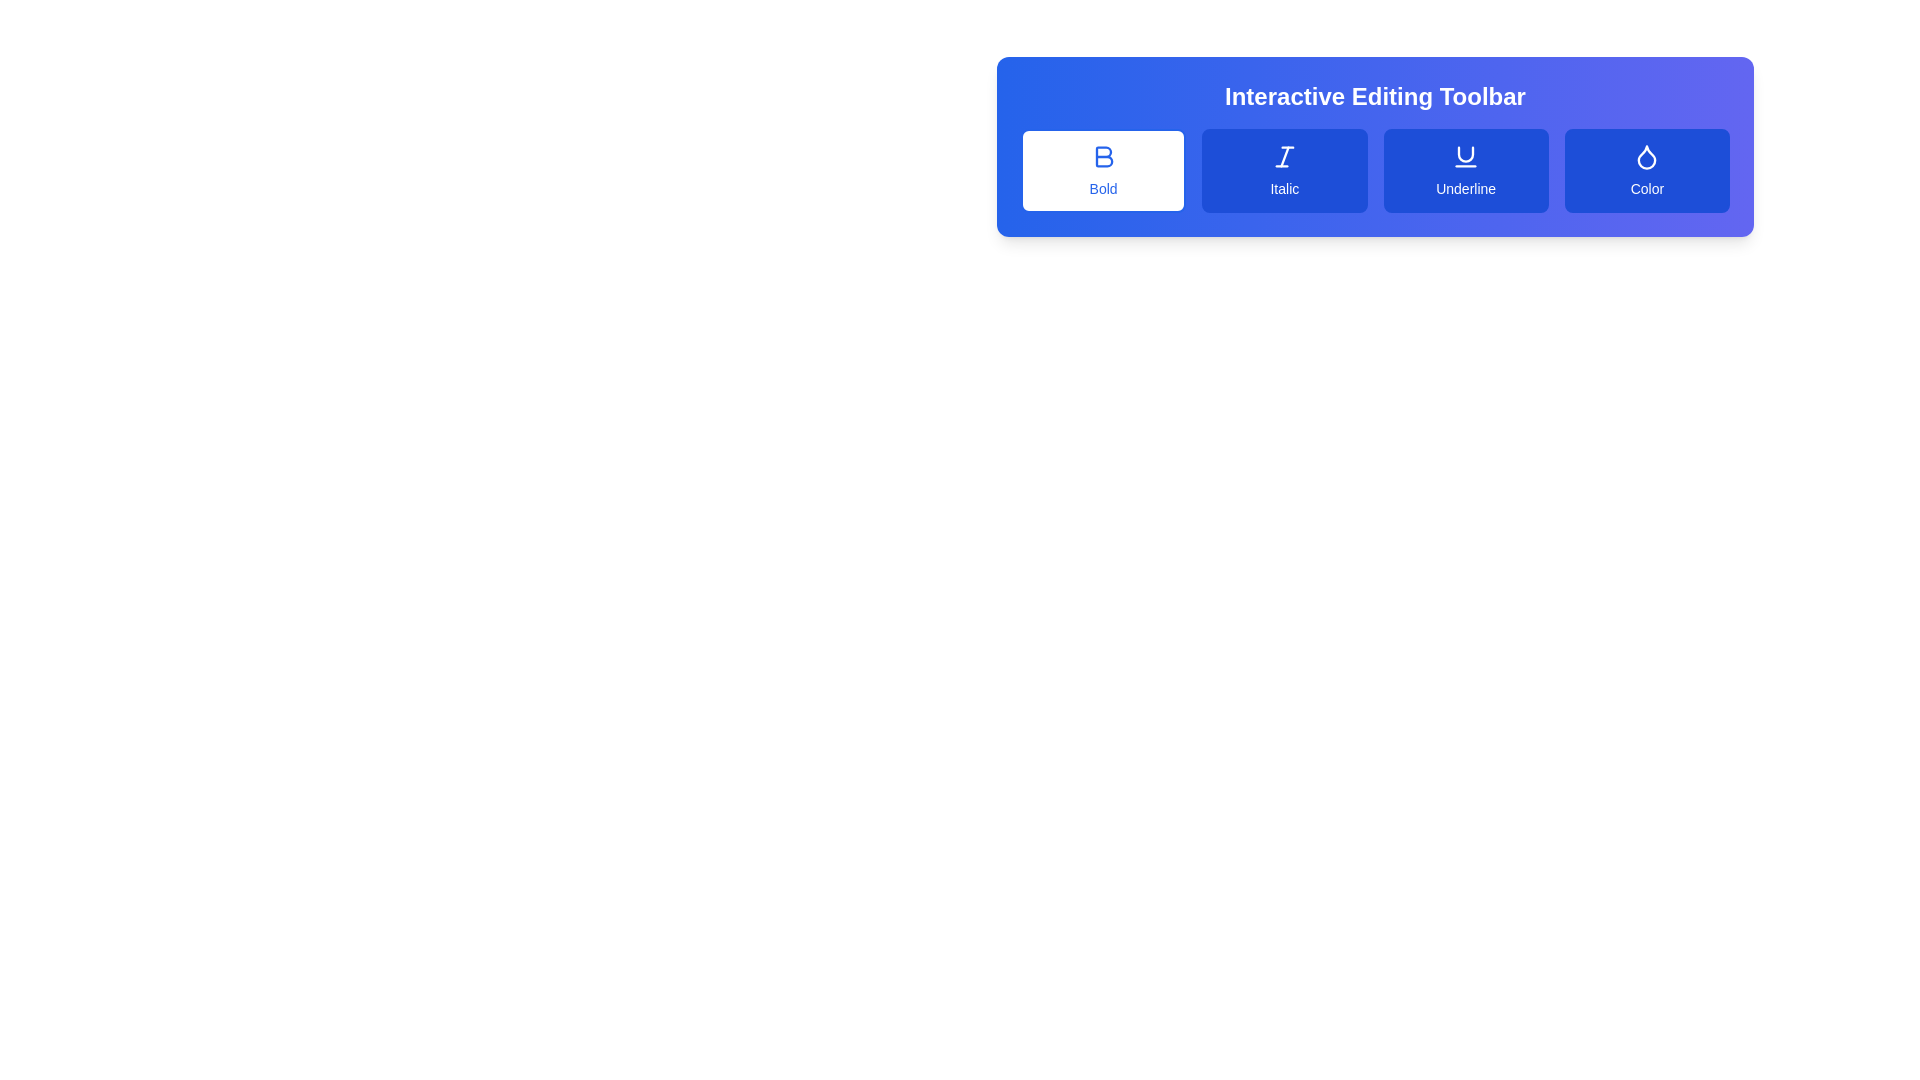  I want to click on the italic button in the toolbar, so click(1284, 156).